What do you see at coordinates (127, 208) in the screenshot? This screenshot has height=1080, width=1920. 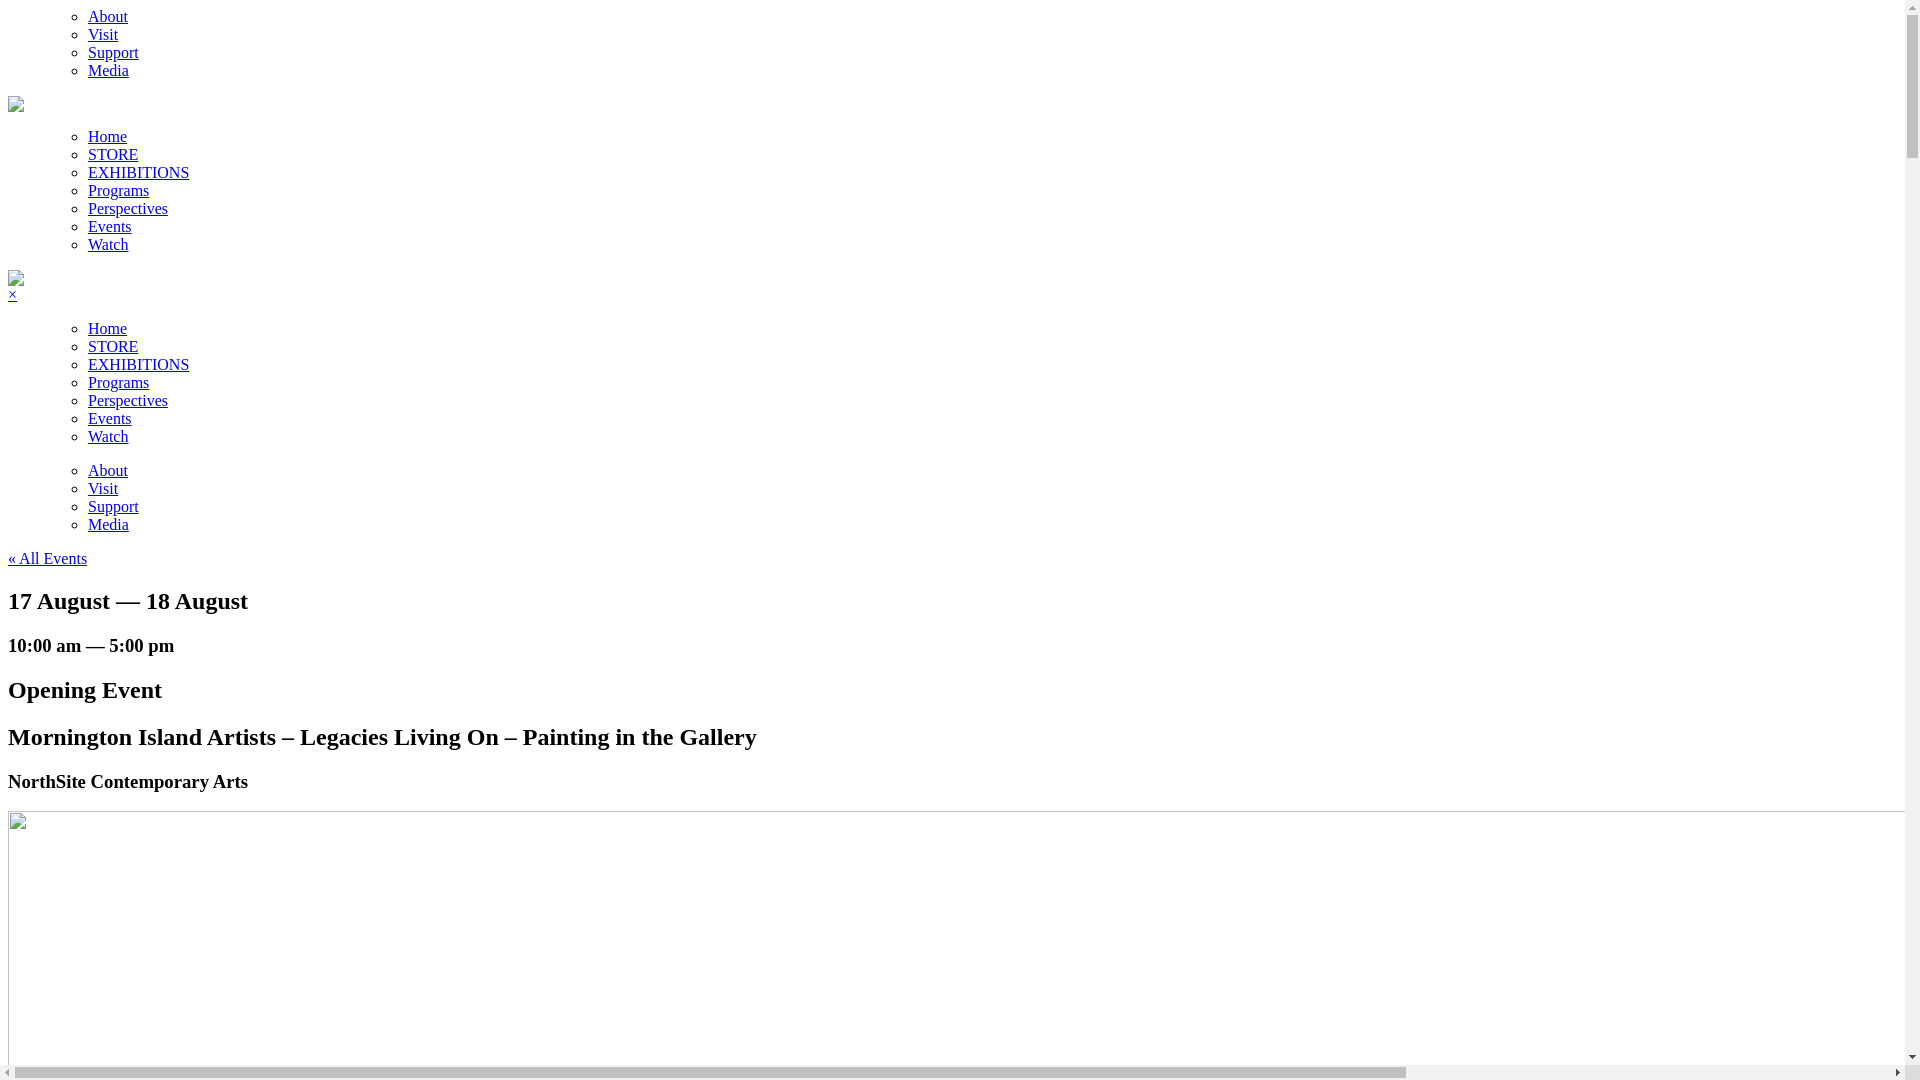 I see `'Perspectives'` at bounding box center [127, 208].